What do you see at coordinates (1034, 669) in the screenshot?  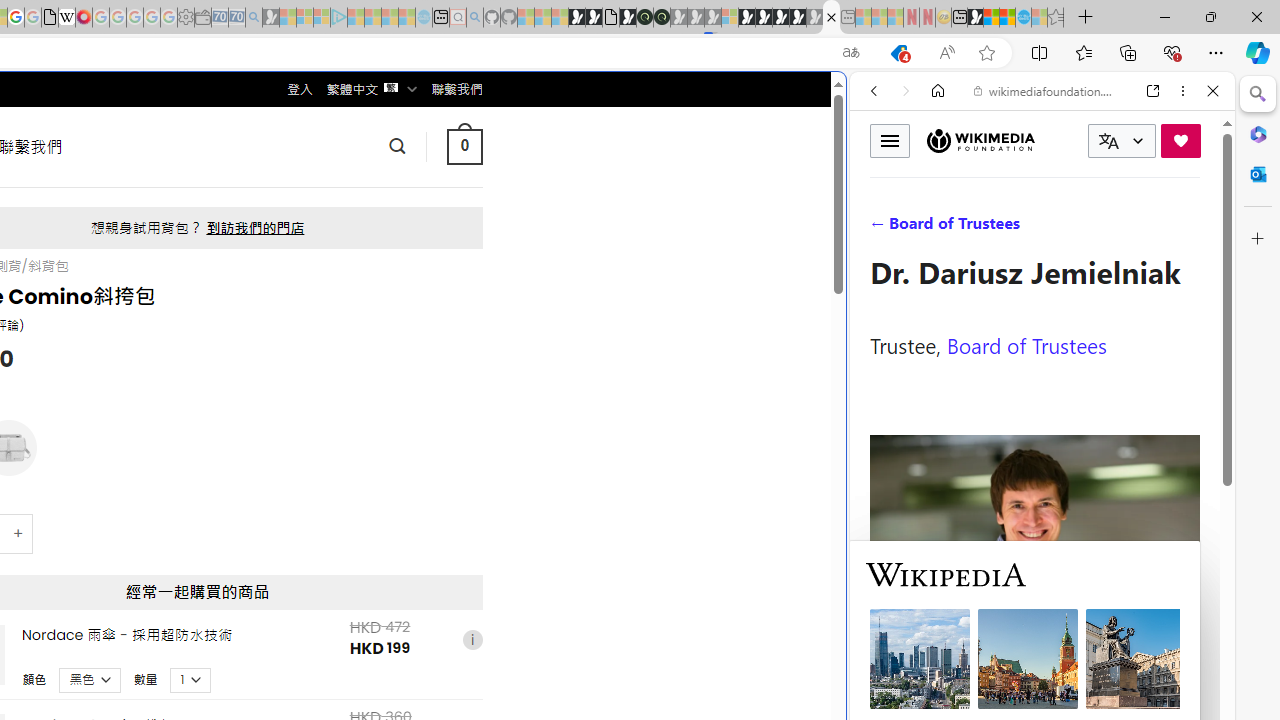 I see `'Wiktionary'` at bounding box center [1034, 669].